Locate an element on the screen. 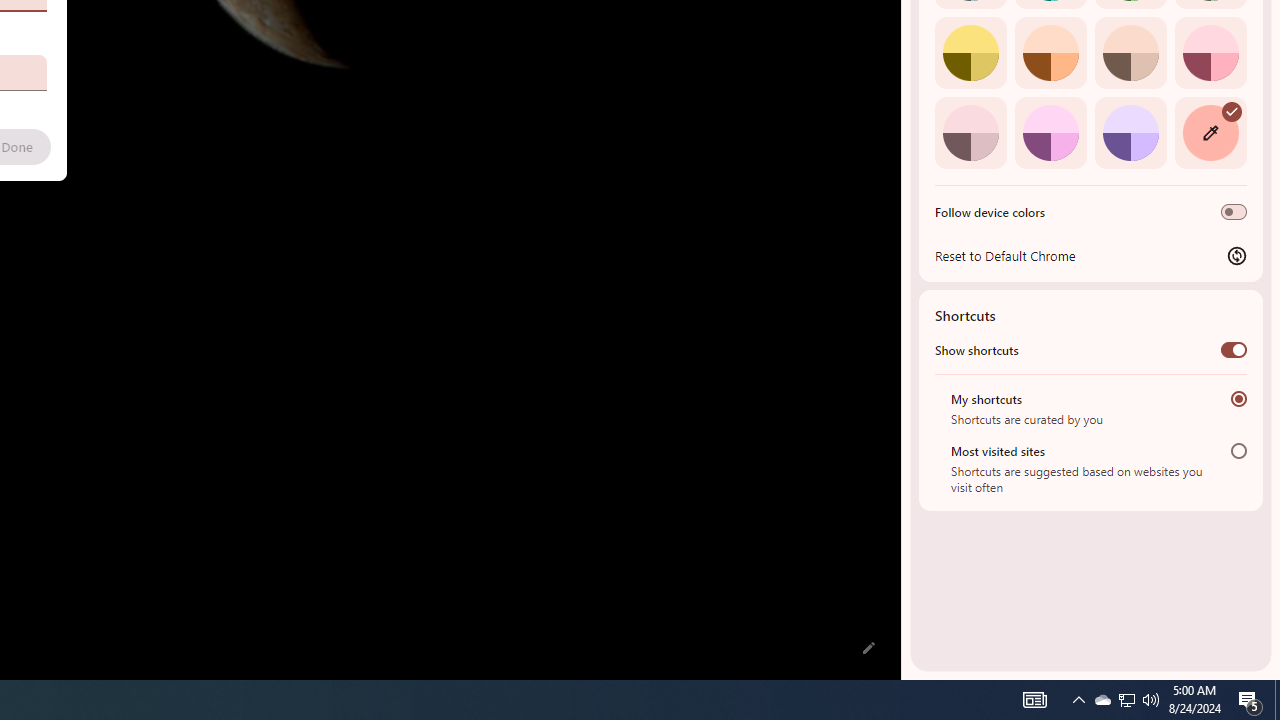  'Fuchsia' is located at coordinates (1049, 132).